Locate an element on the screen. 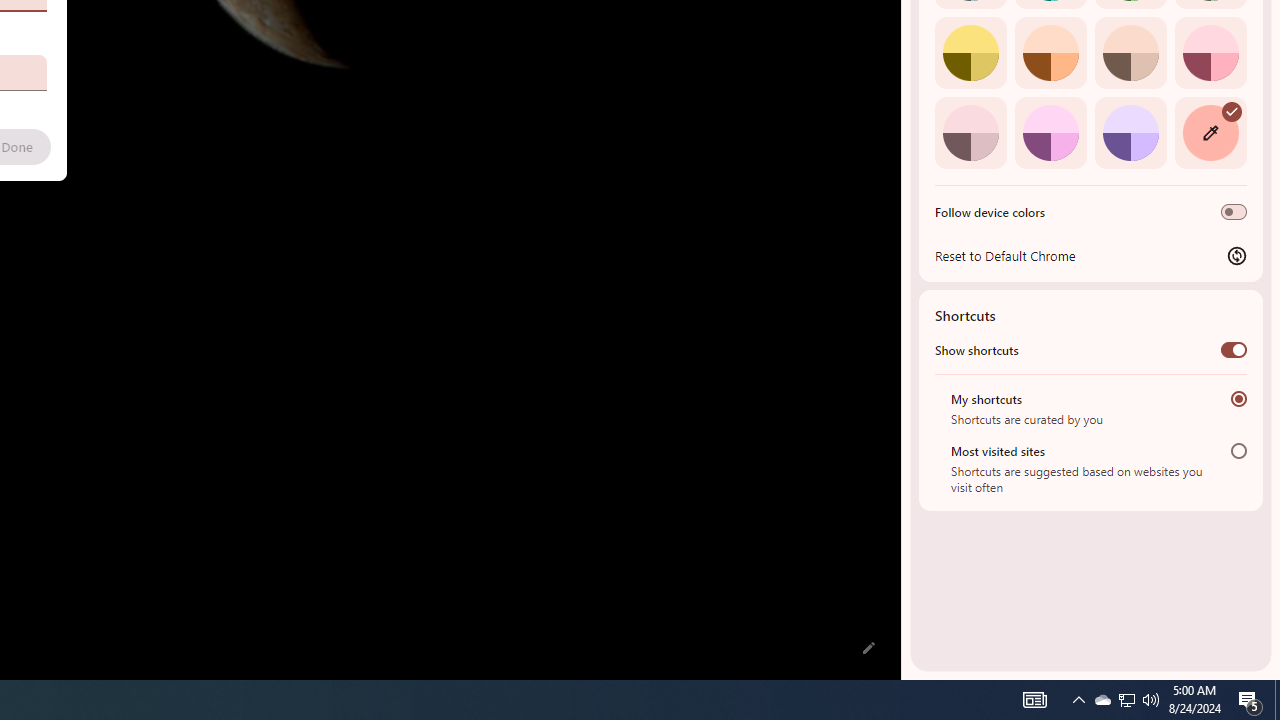  'Fuchsia' is located at coordinates (1049, 132).